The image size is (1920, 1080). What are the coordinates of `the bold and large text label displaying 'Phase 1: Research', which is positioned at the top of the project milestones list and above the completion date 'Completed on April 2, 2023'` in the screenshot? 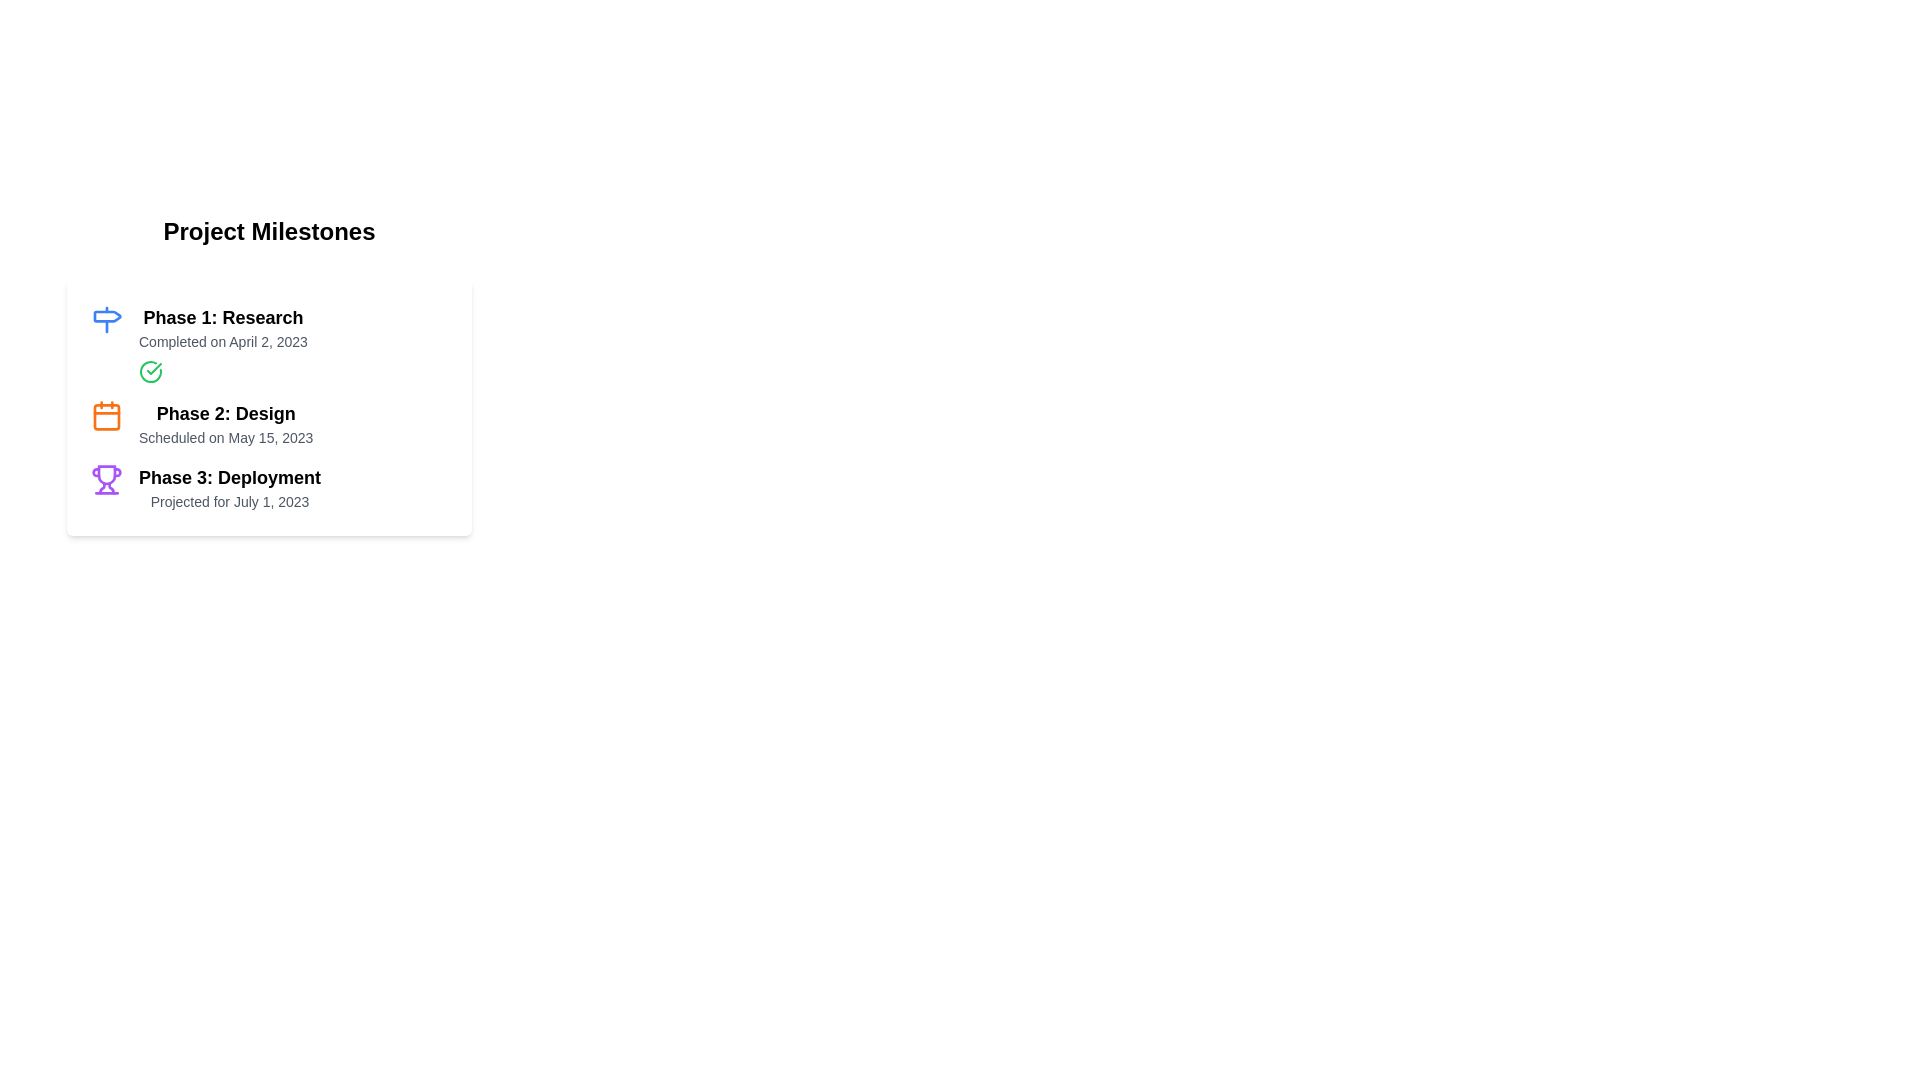 It's located at (223, 316).